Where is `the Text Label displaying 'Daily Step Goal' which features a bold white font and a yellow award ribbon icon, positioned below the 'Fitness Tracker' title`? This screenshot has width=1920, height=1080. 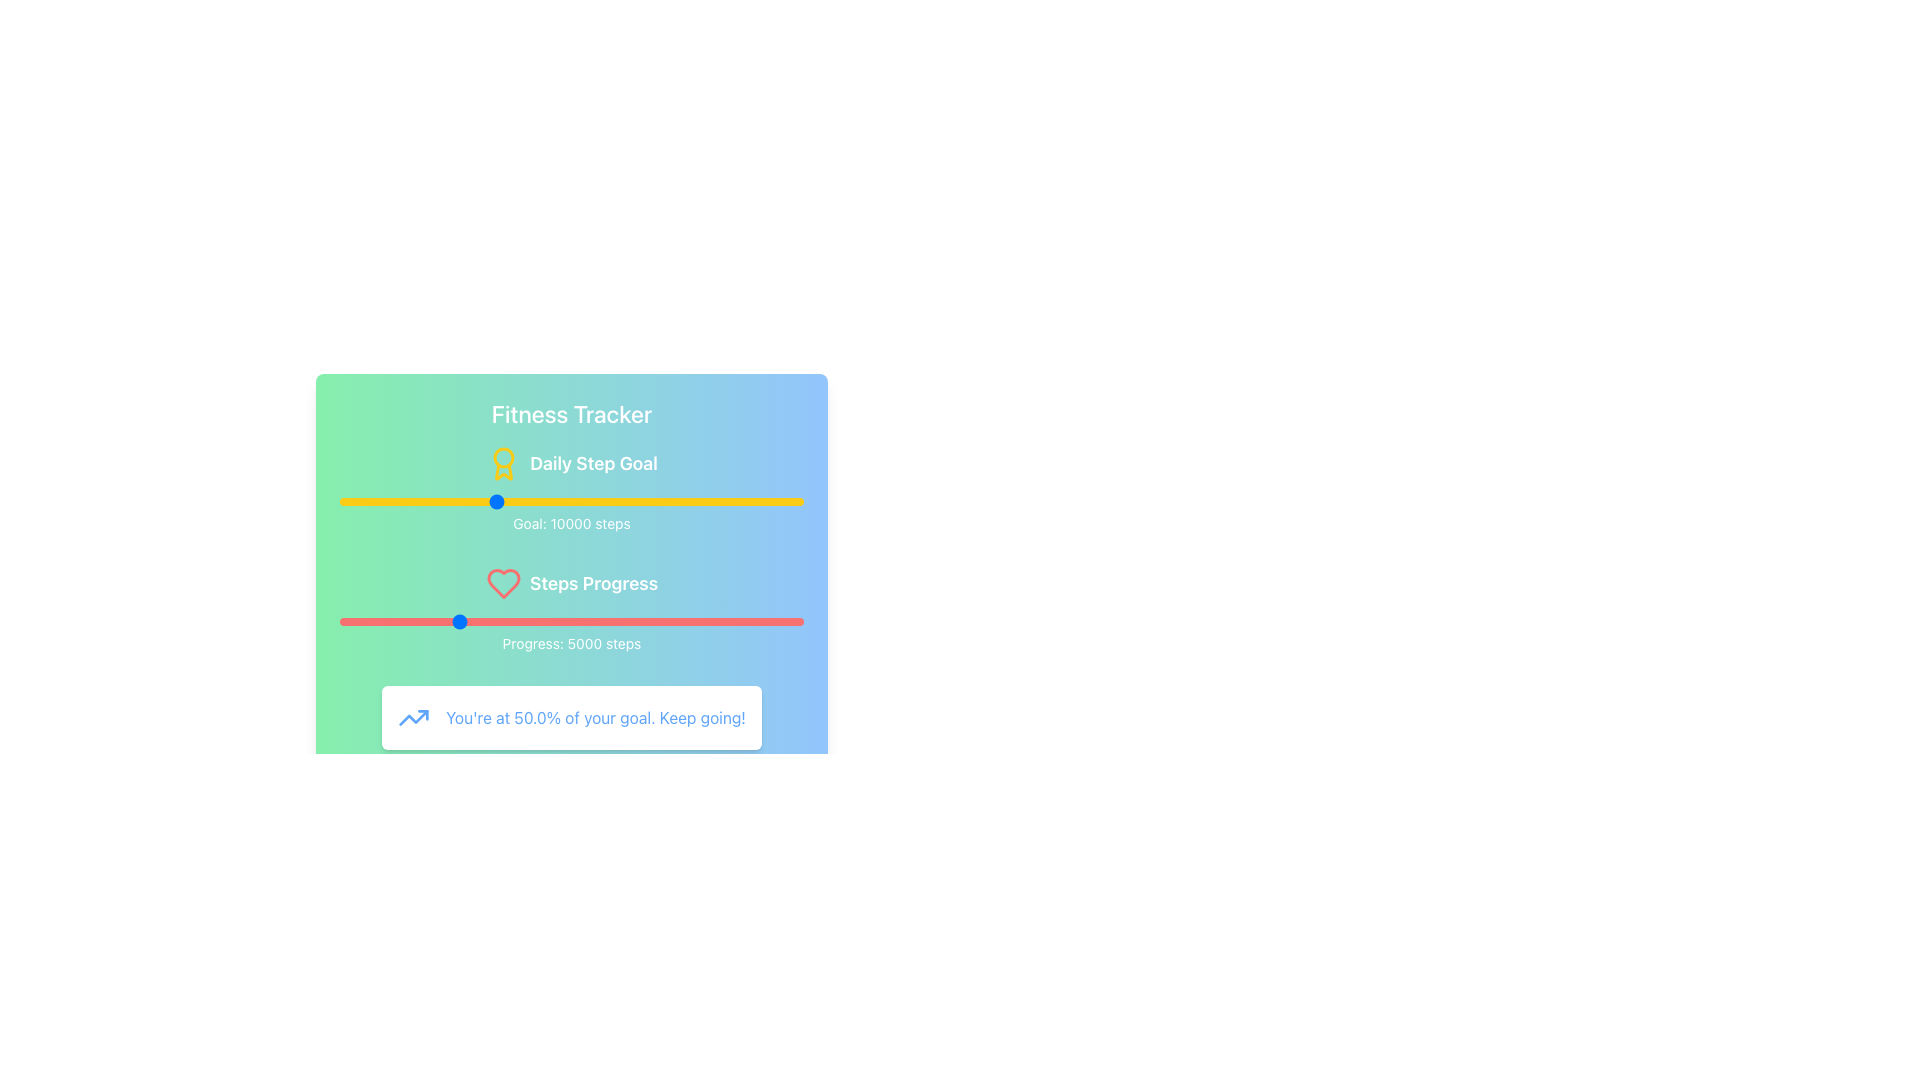 the Text Label displaying 'Daily Step Goal' which features a bold white font and a yellow award ribbon icon, positioned below the 'Fitness Tracker' title is located at coordinates (570, 463).